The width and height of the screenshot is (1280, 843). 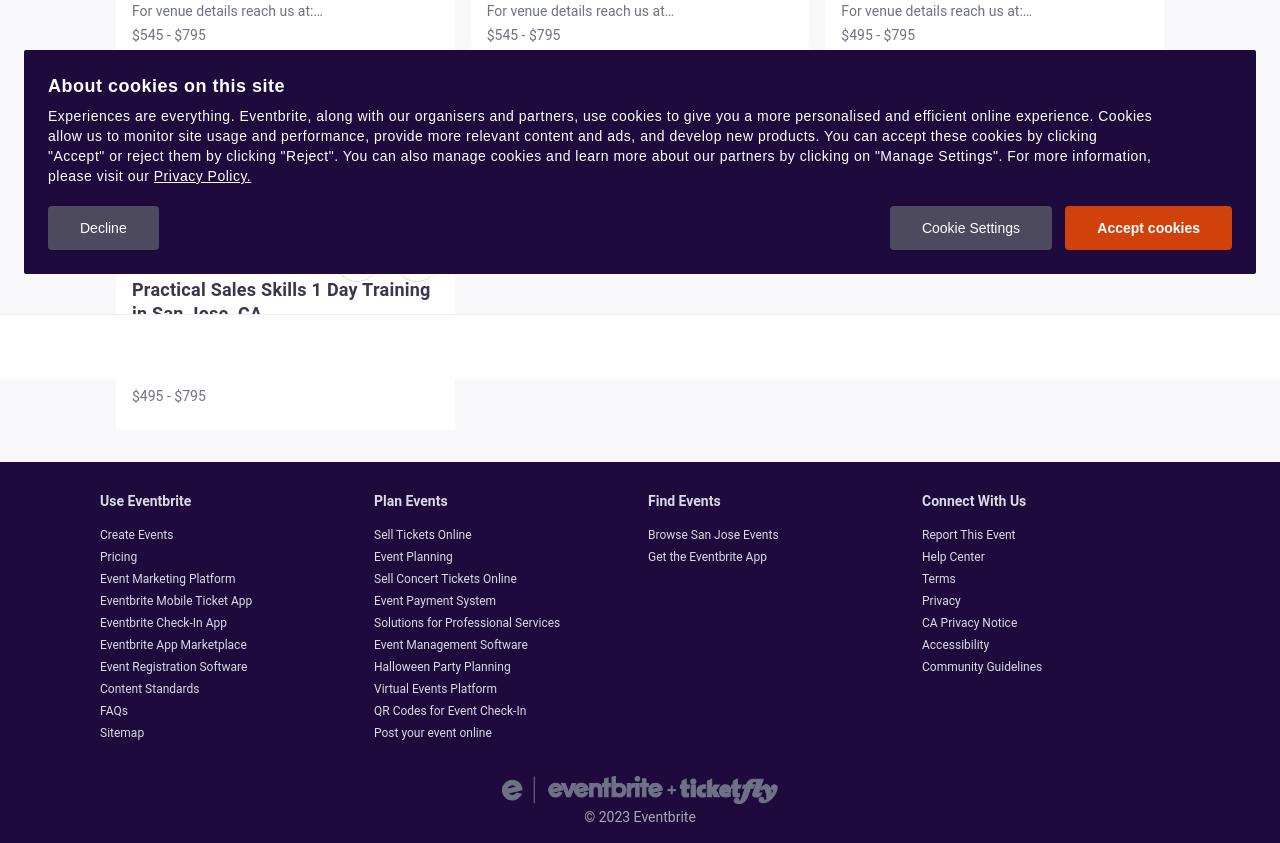 I want to click on 'Pricing', so click(x=117, y=556).